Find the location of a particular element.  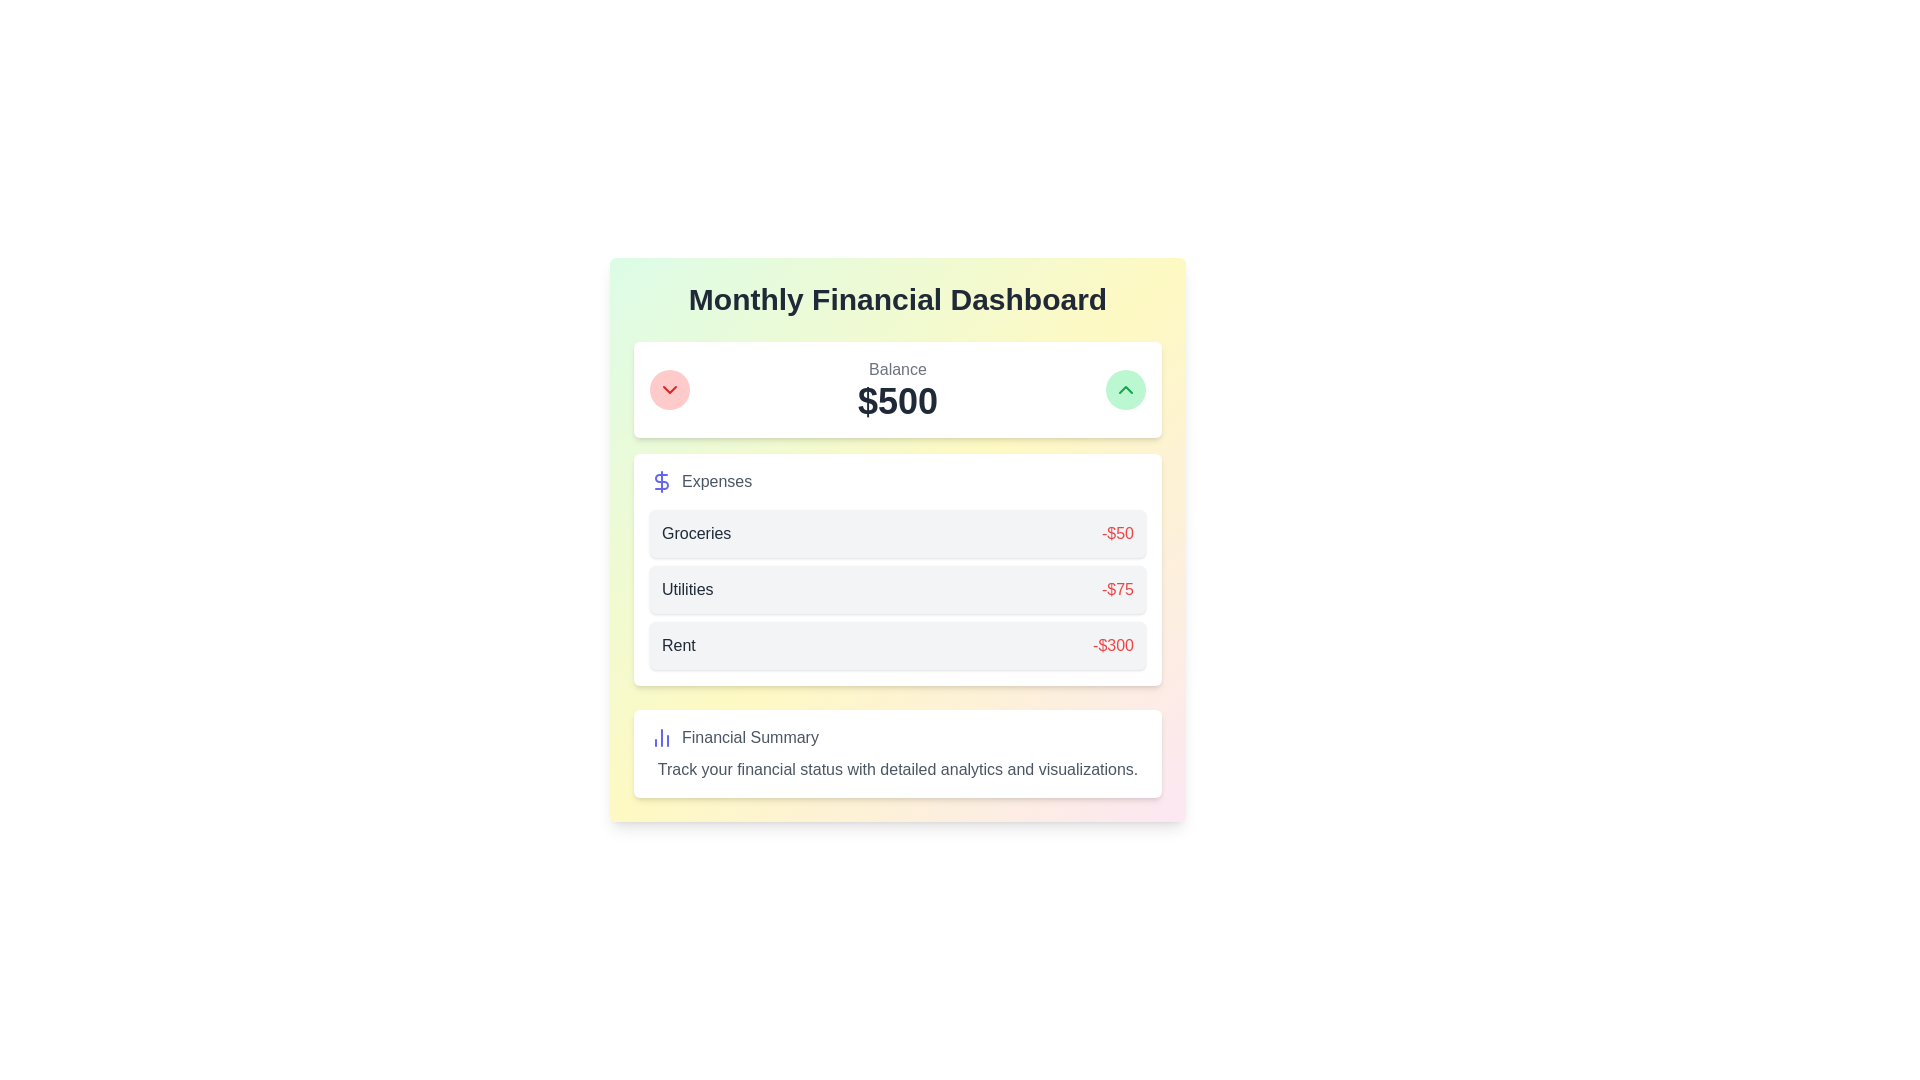

the icon centered inside the rounded green button located at the top-right corner of the interface is located at coordinates (1125, 389).